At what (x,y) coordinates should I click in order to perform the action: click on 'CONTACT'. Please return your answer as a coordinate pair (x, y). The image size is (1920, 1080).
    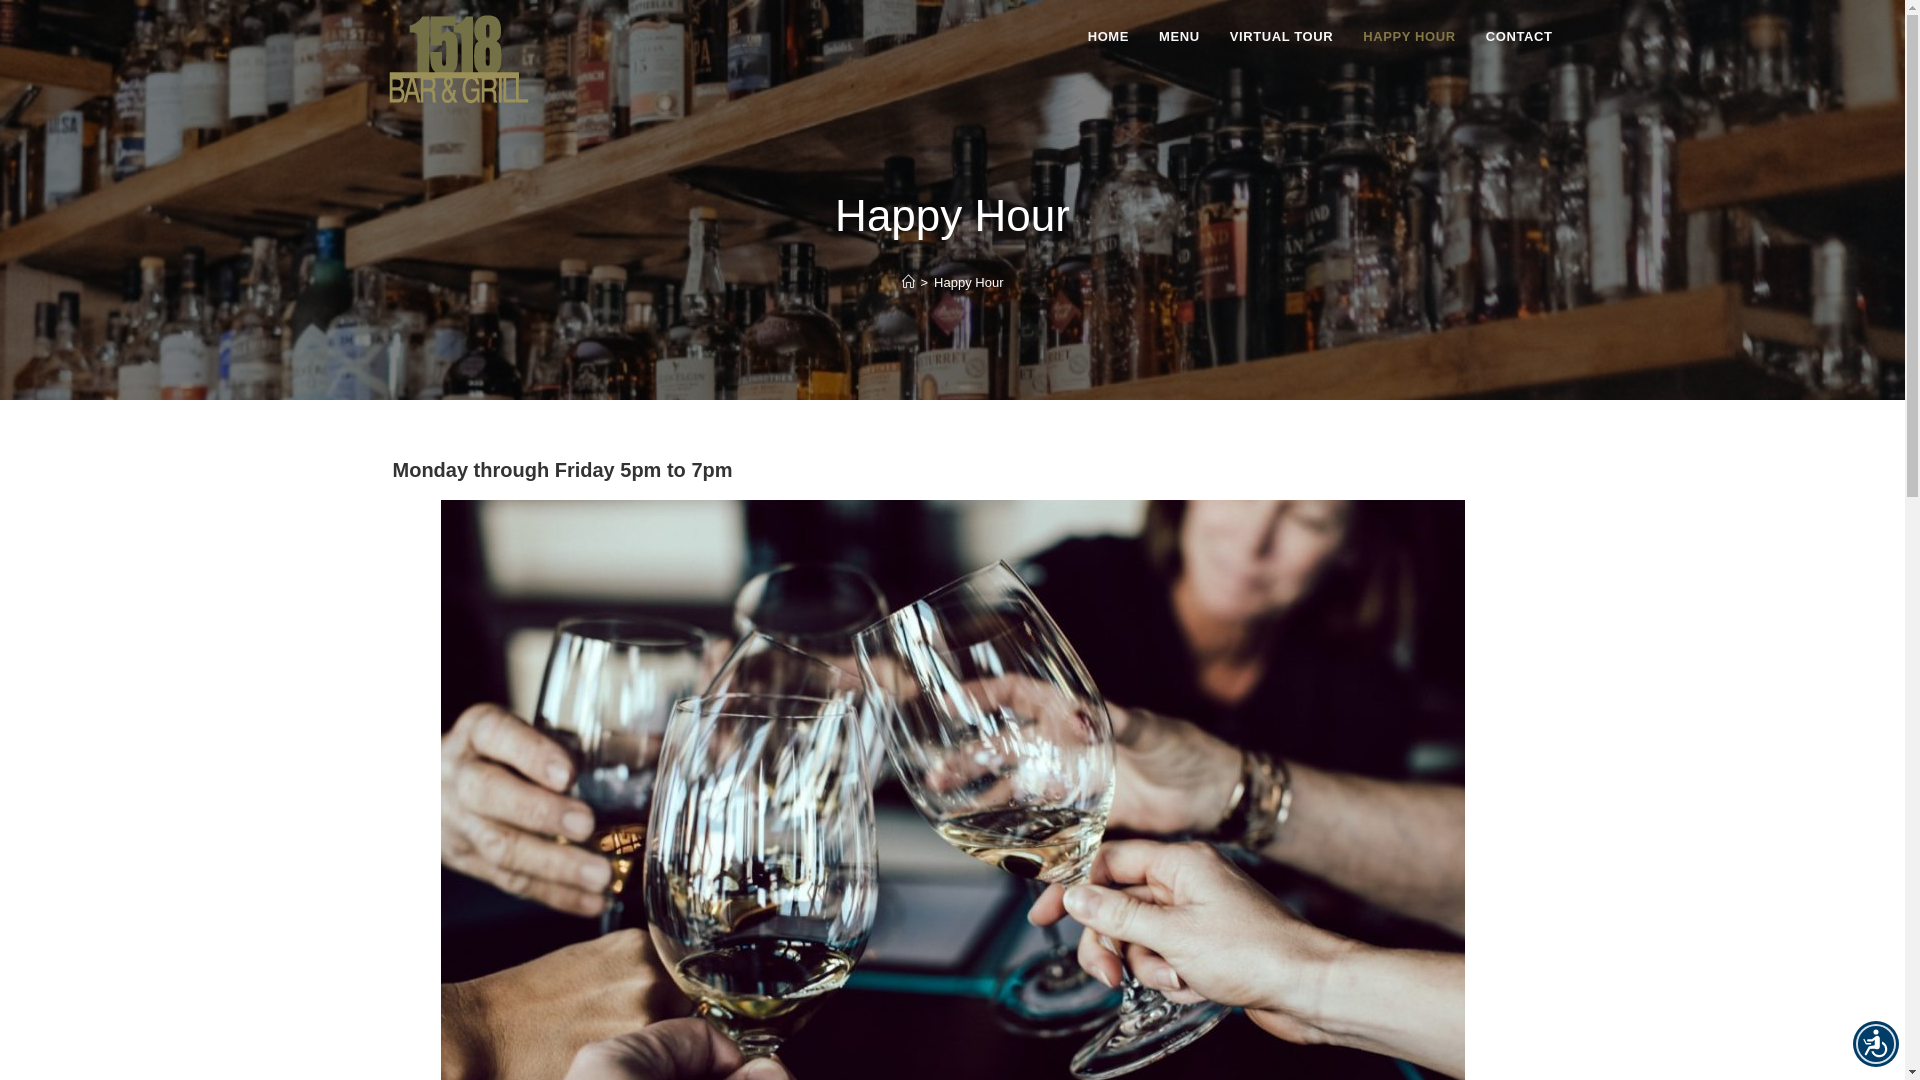
    Looking at the image, I should click on (1519, 37).